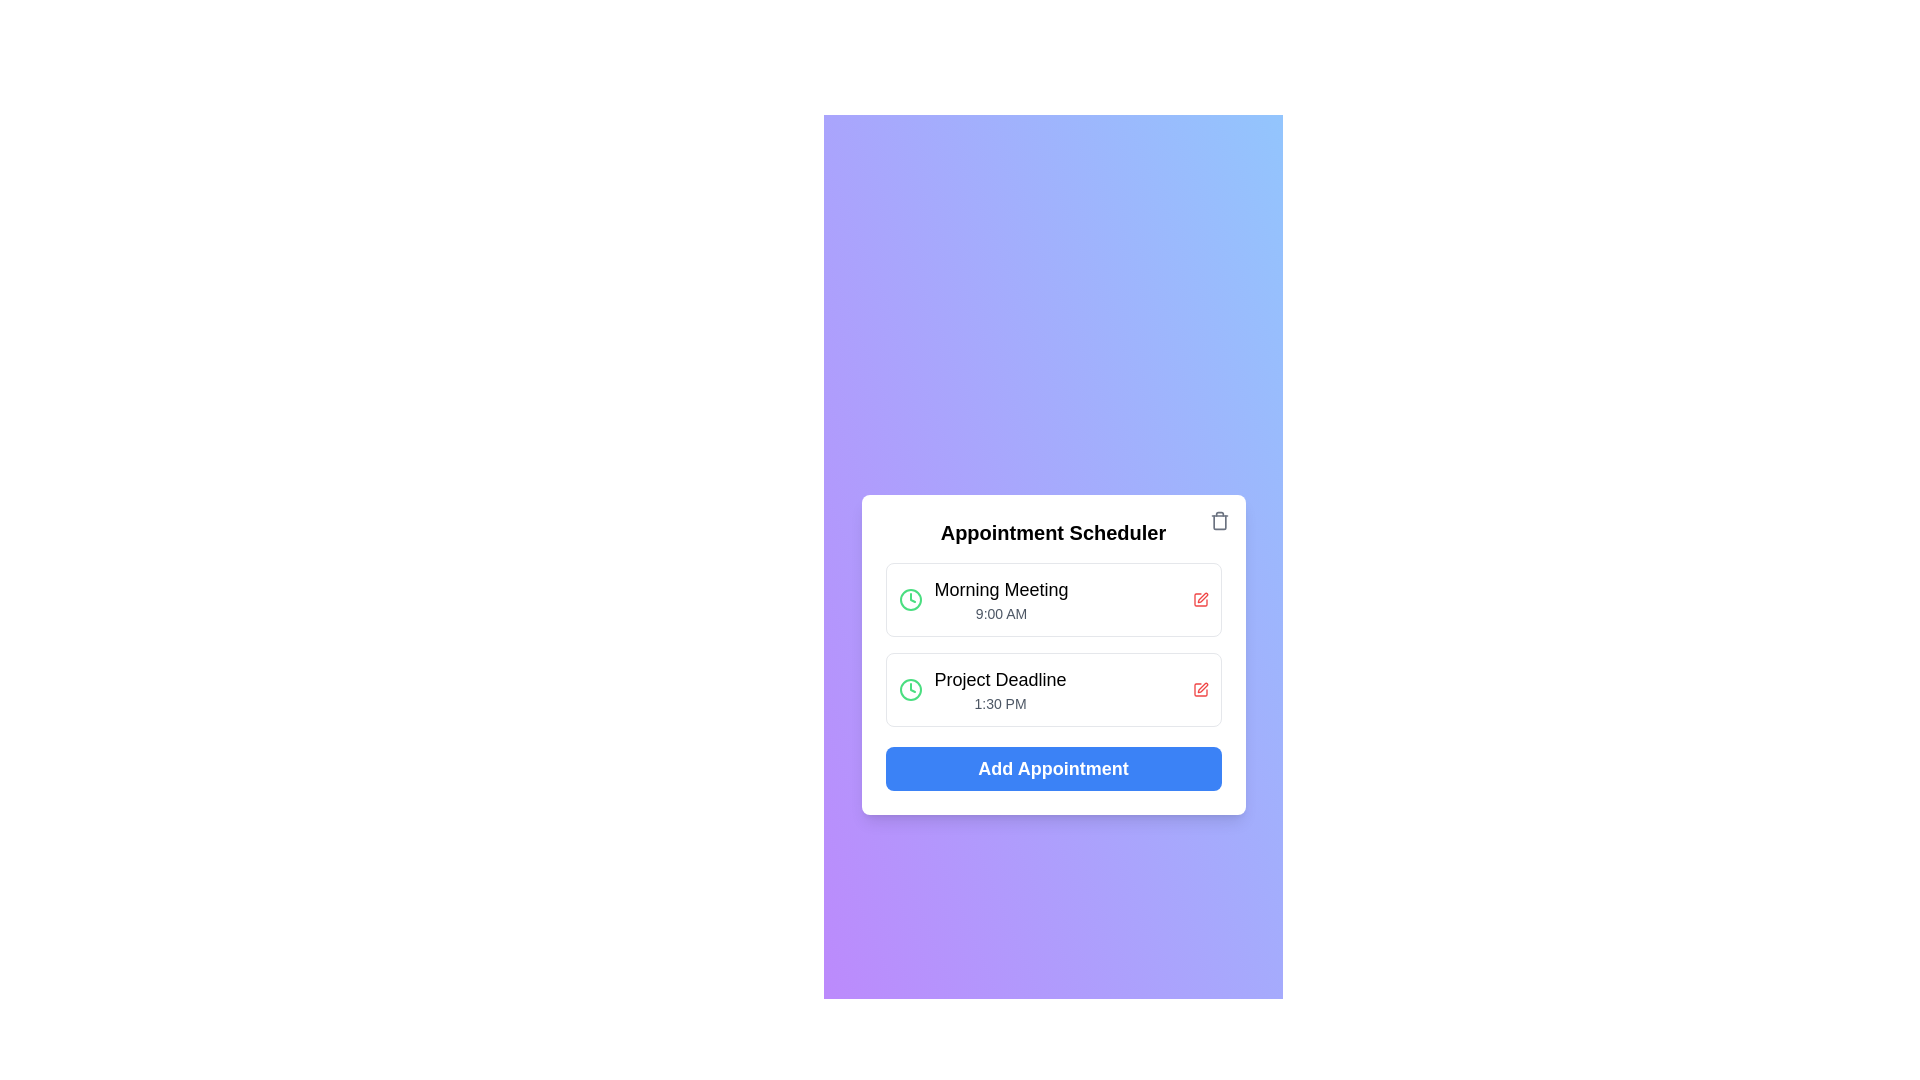 Image resolution: width=1920 pixels, height=1080 pixels. What do you see at coordinates (1000, 689) in the screenshot?
I see `the 'Project Deadline' text display, which contains two lines of text: 'Project Deadline' in bold and '1:30 PM' in lighter text, located in the 'Appointment Scheduler' panel` at bounding box center [1000, 689].